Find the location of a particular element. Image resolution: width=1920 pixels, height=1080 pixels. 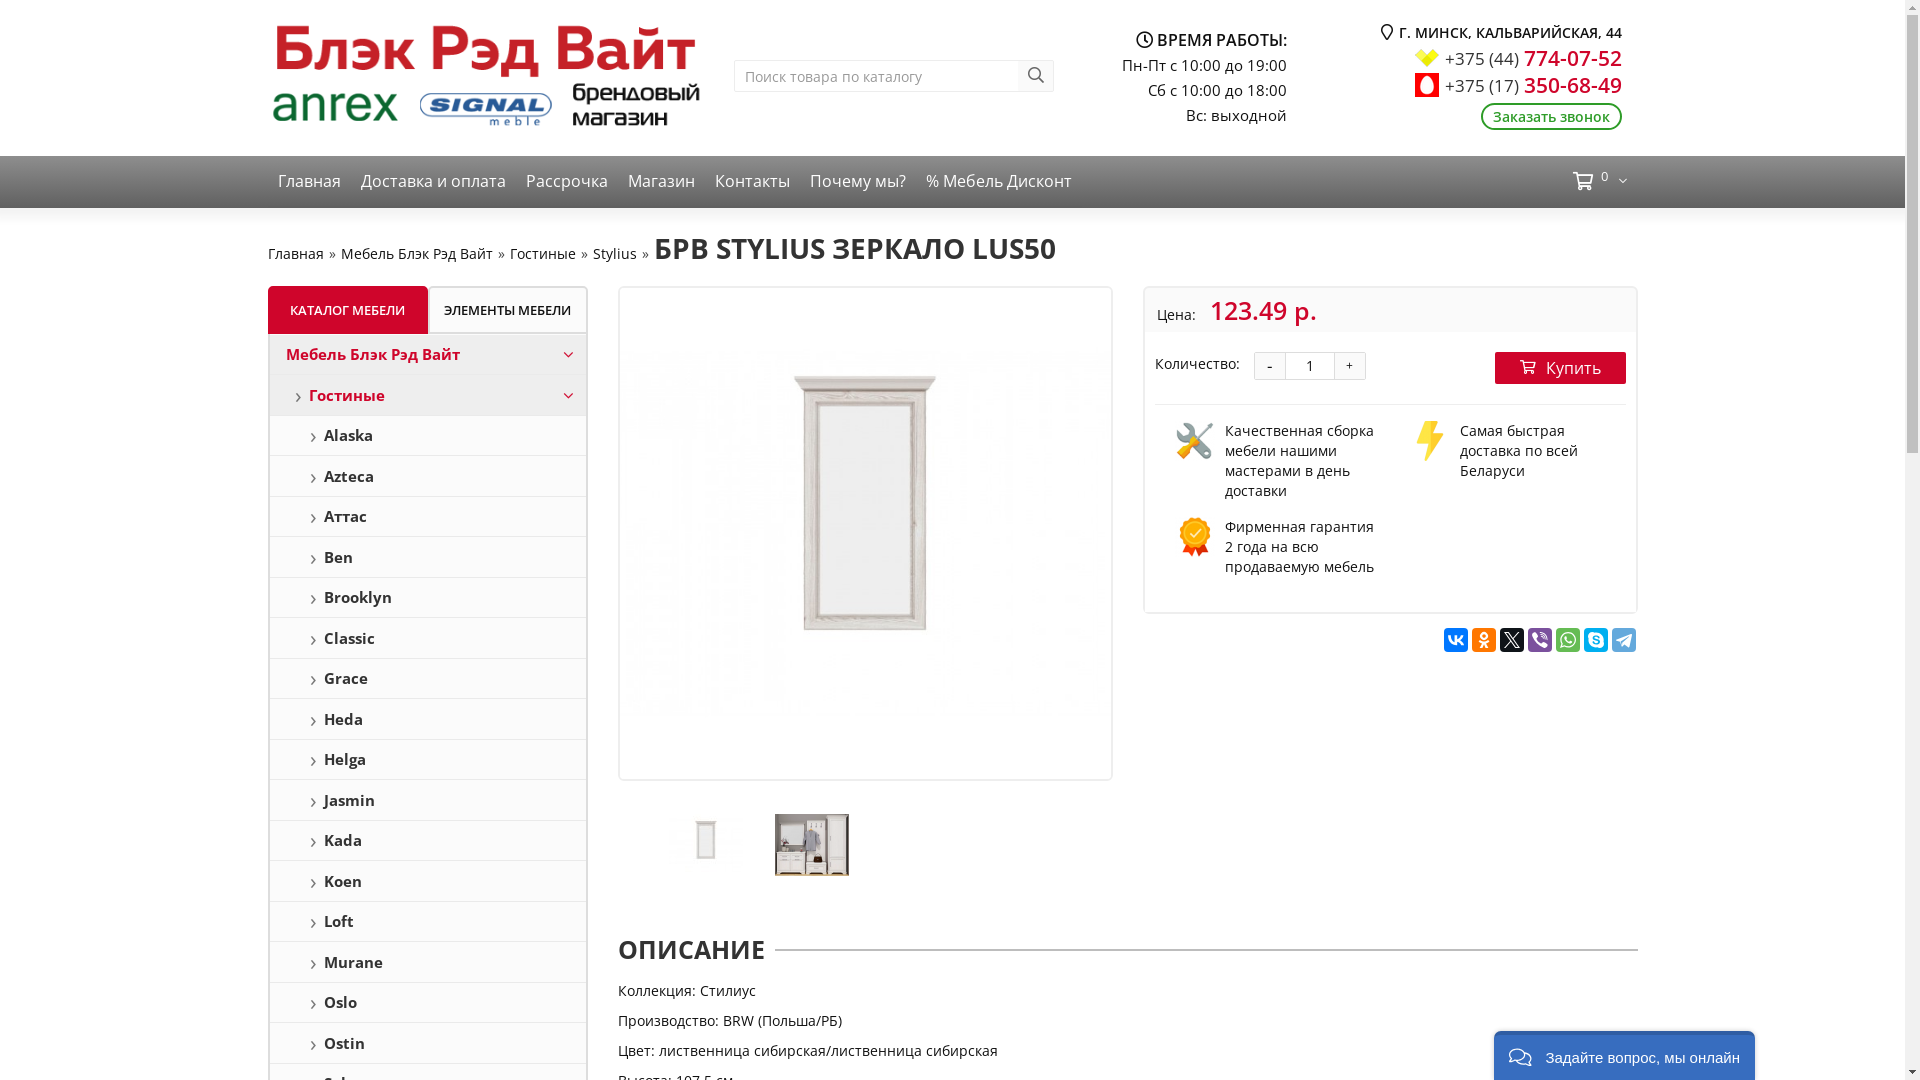

'Skype' is located at coordinates (1595, 640).